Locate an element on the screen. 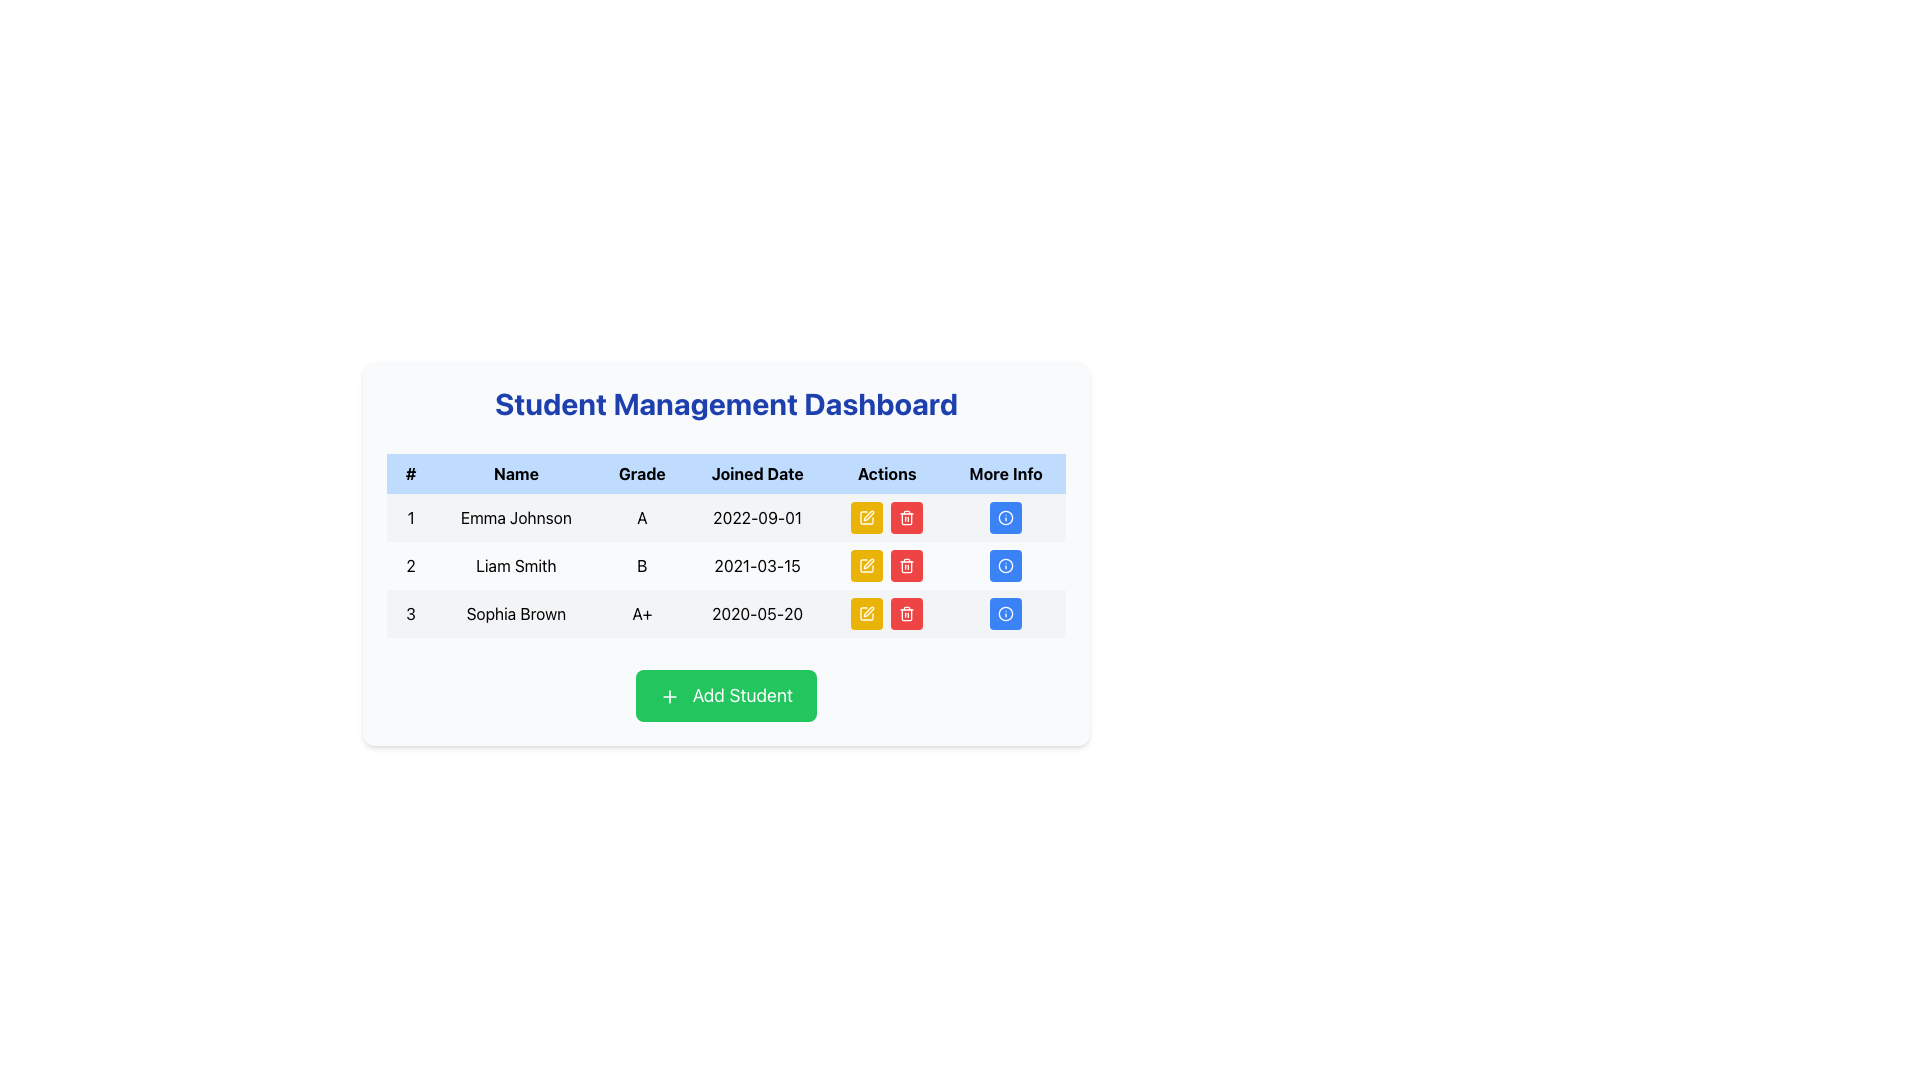  the 'Actions' column header in the table, which is positioned in the fifth column of the header row, between the 'Joined Date' and 'More Info' headers is located at coordinates (886, 474).